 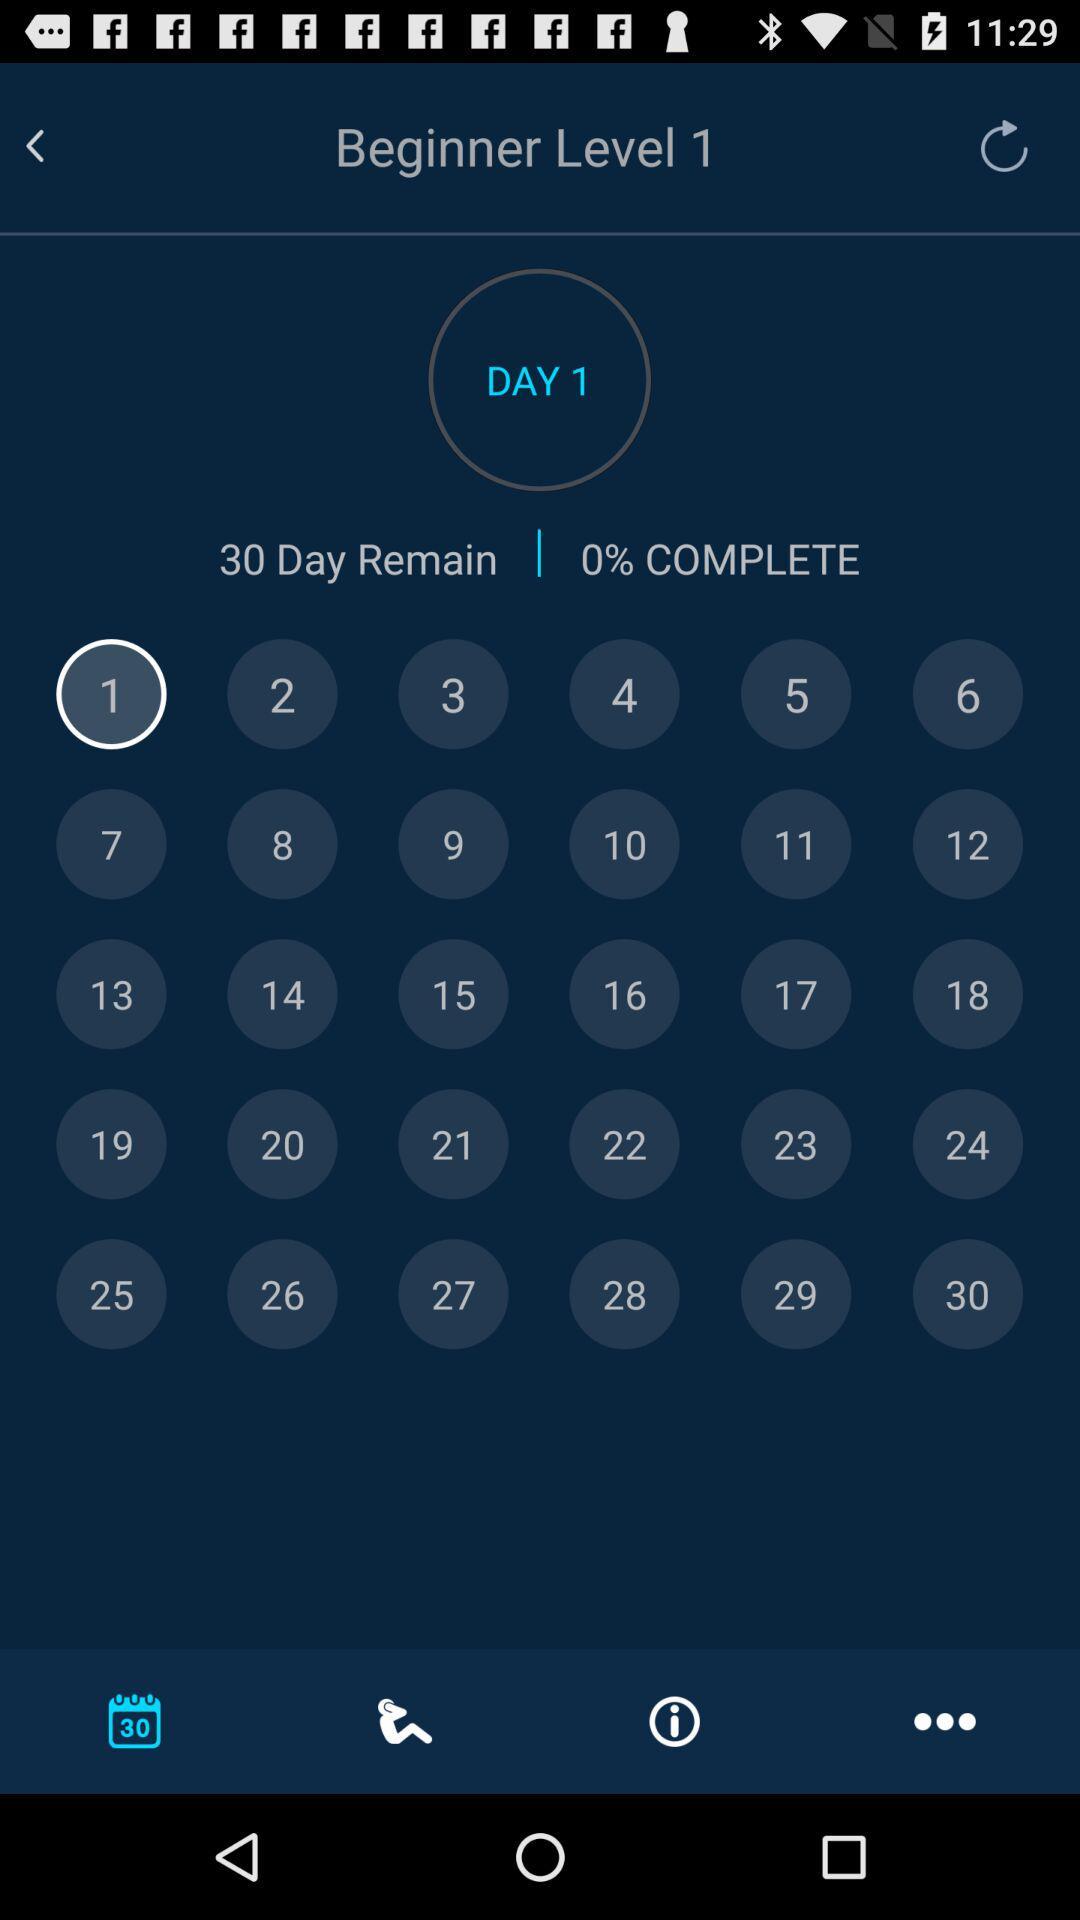 I want to click on level 15, so click(x=453, y=994).